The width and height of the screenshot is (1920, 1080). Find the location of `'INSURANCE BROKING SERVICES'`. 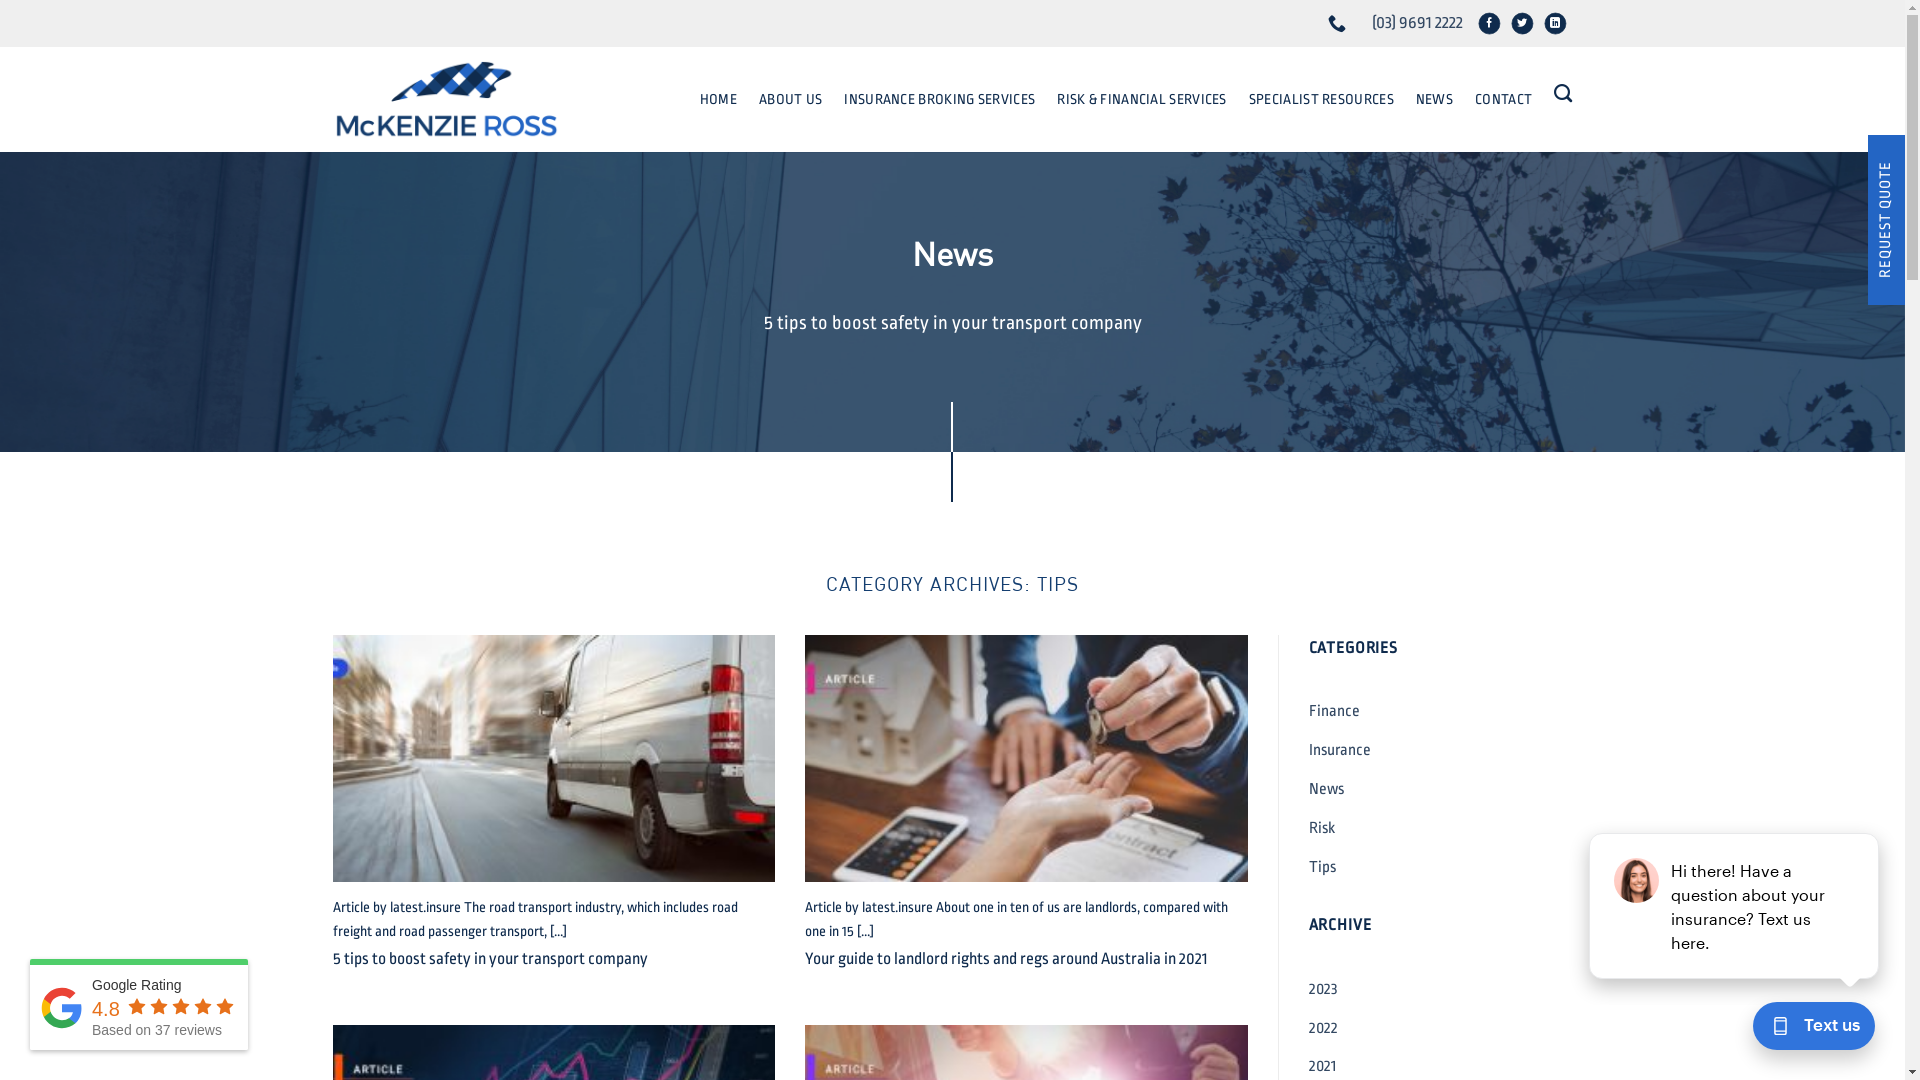

'INSURANCE BROKING SERVICES' is located at coordinates (938, 99).